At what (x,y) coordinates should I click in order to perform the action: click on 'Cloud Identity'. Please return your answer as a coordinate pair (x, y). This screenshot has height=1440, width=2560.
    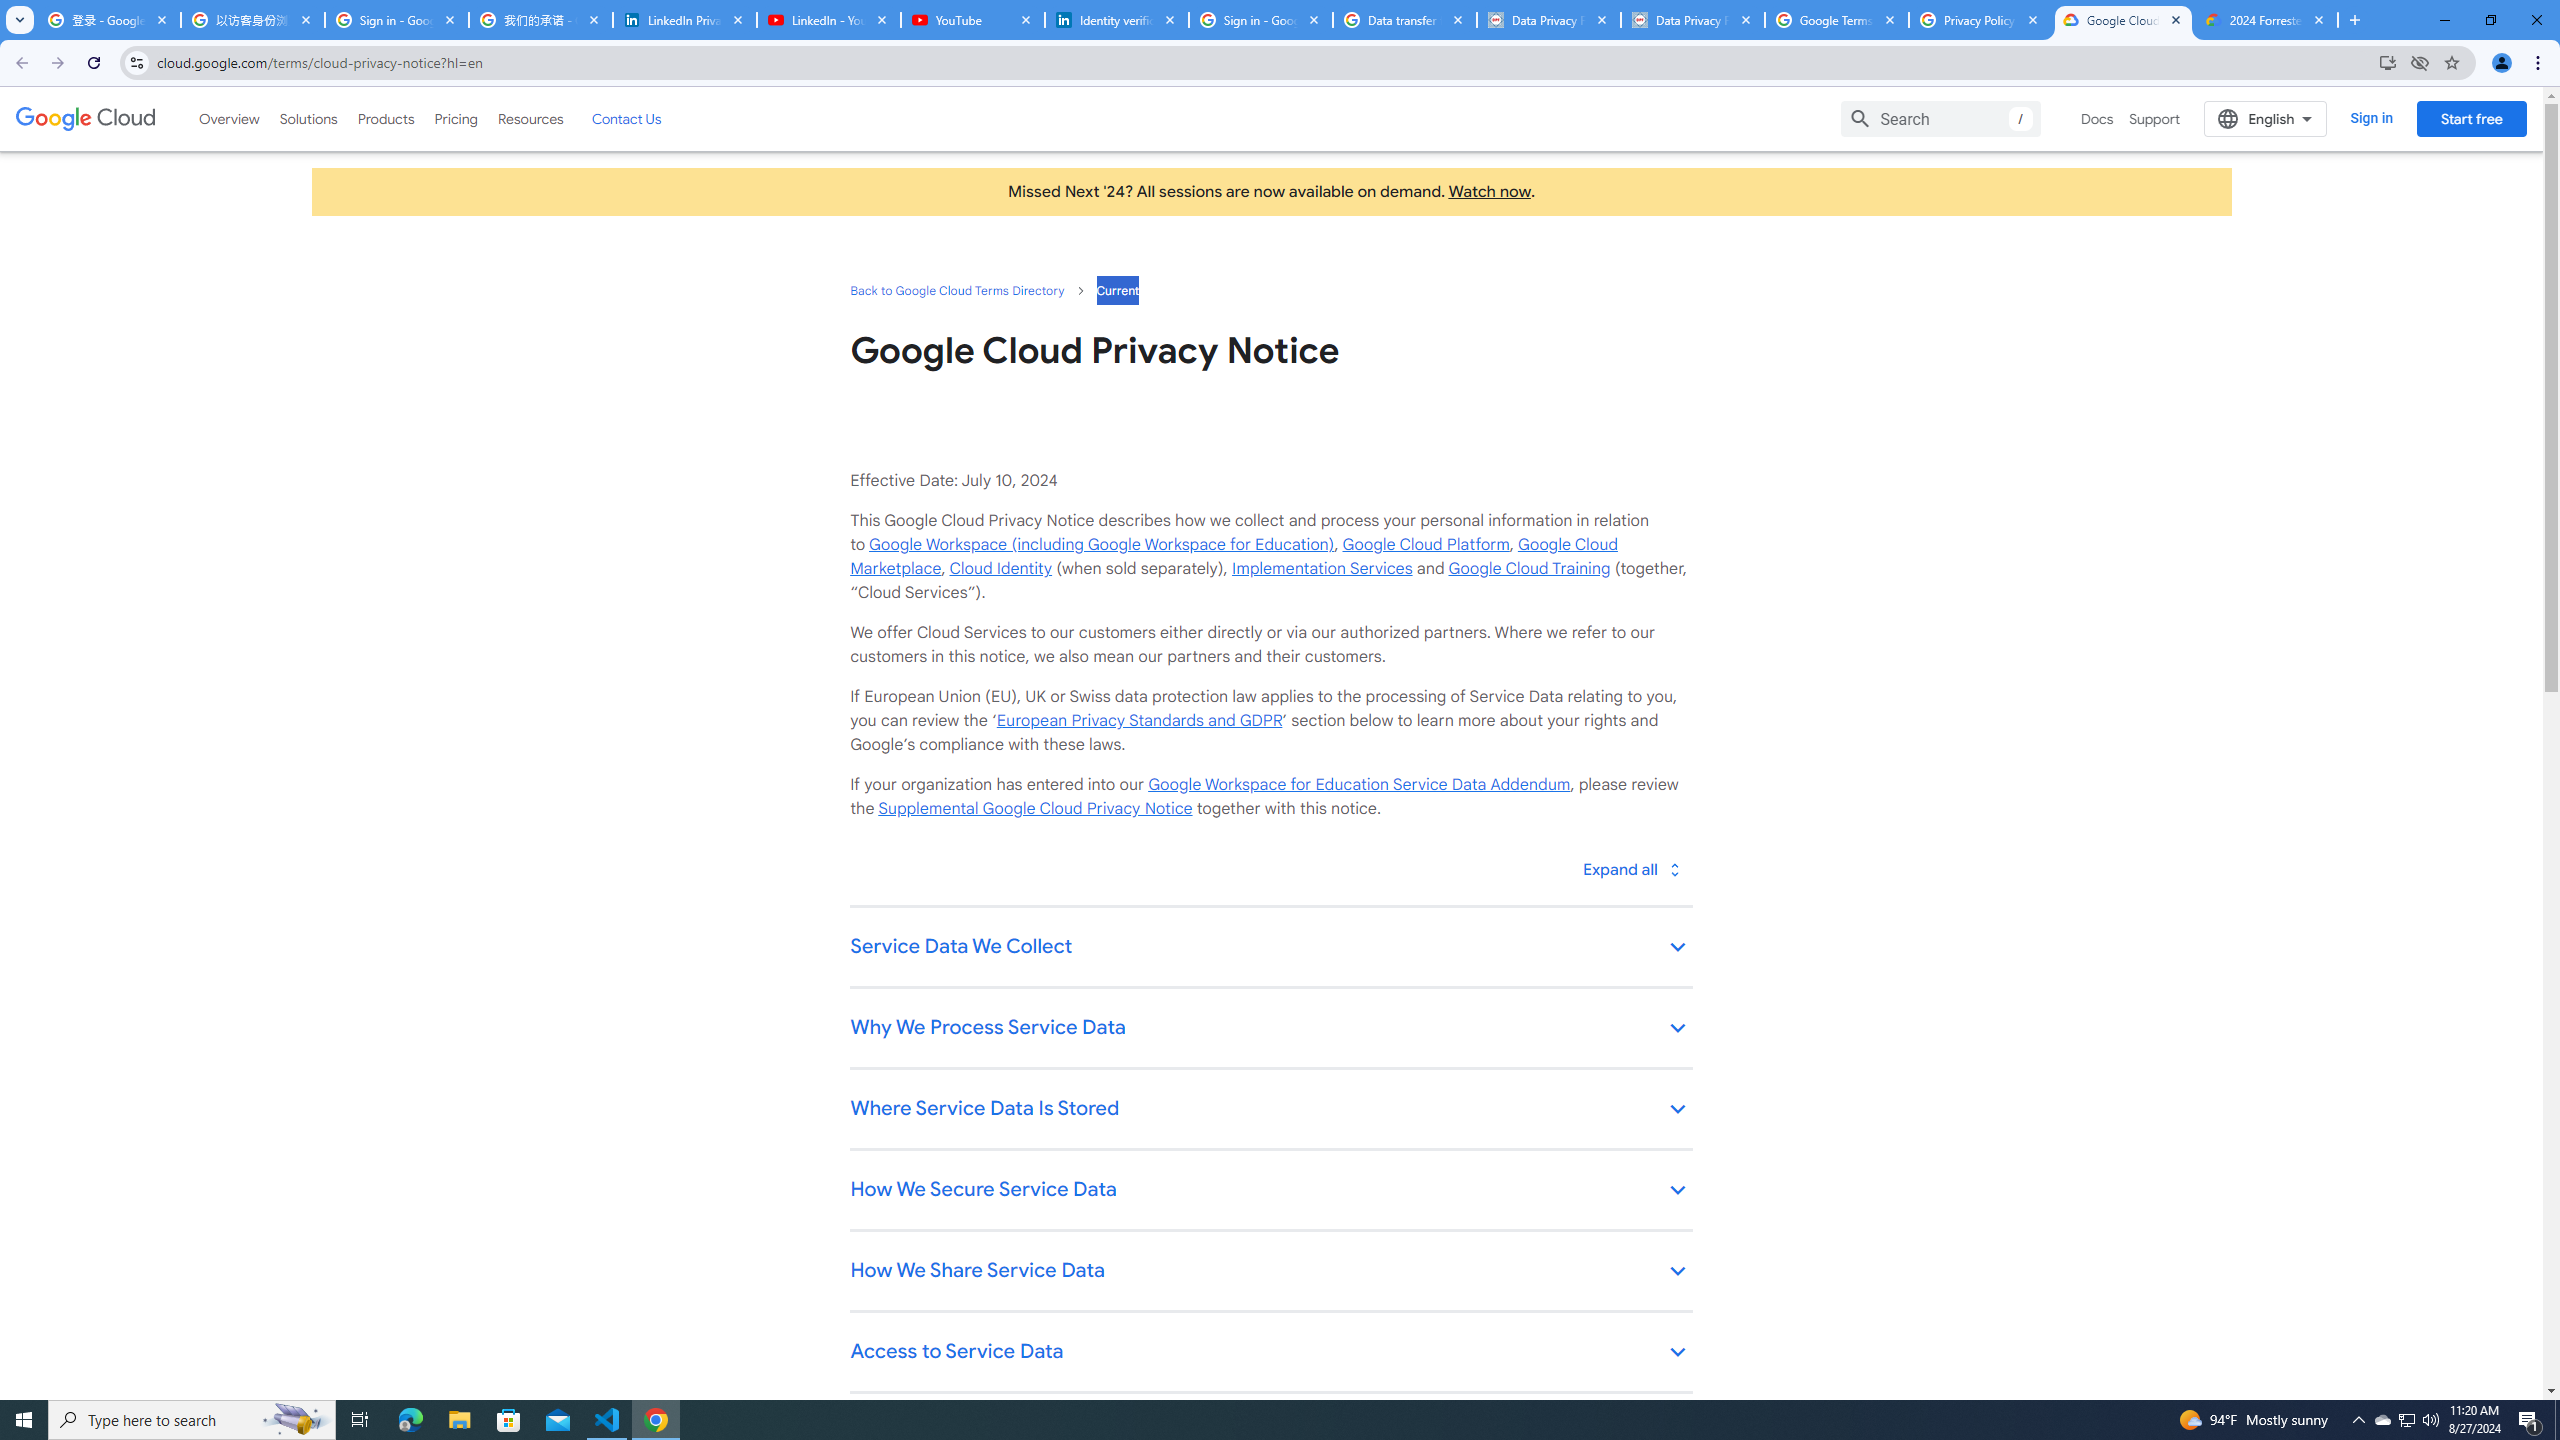
    Looking at the image, I should click on (999, 567).